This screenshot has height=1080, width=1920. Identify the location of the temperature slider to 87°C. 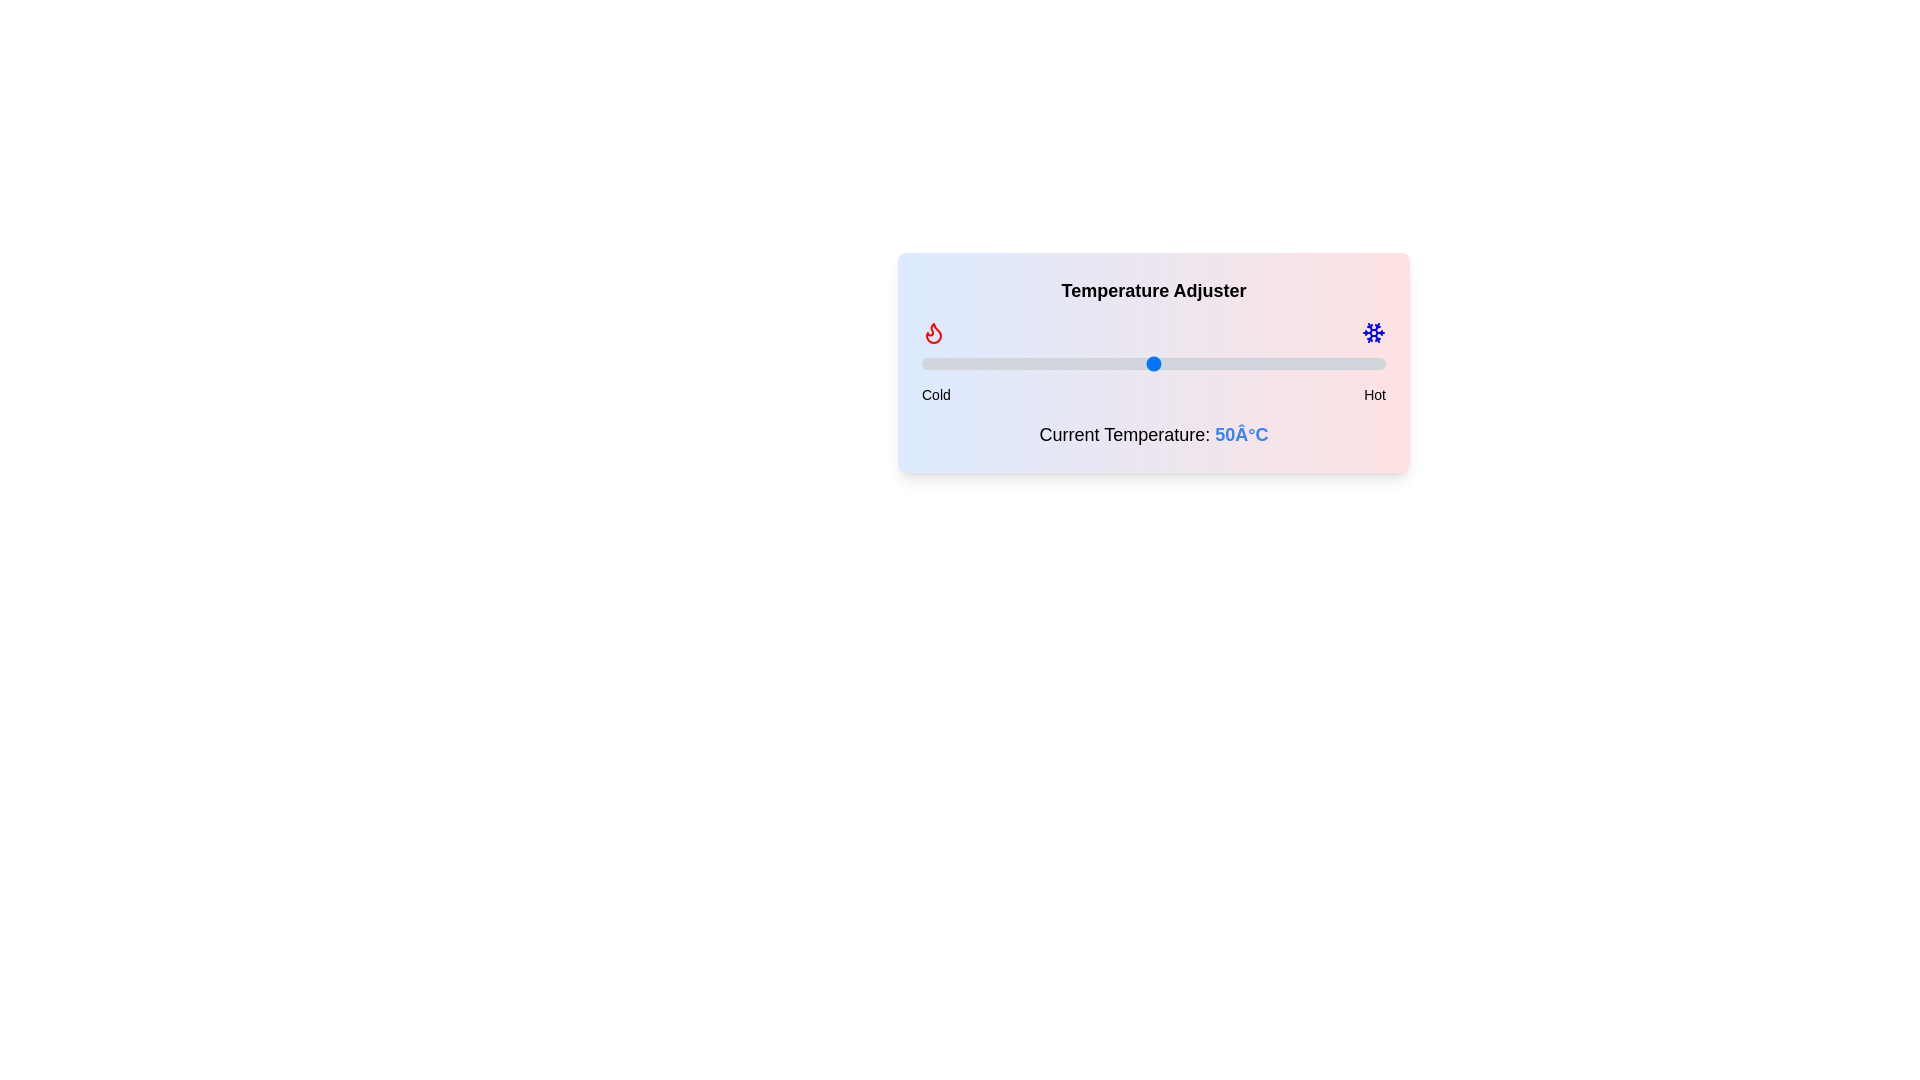
(1325, 363).